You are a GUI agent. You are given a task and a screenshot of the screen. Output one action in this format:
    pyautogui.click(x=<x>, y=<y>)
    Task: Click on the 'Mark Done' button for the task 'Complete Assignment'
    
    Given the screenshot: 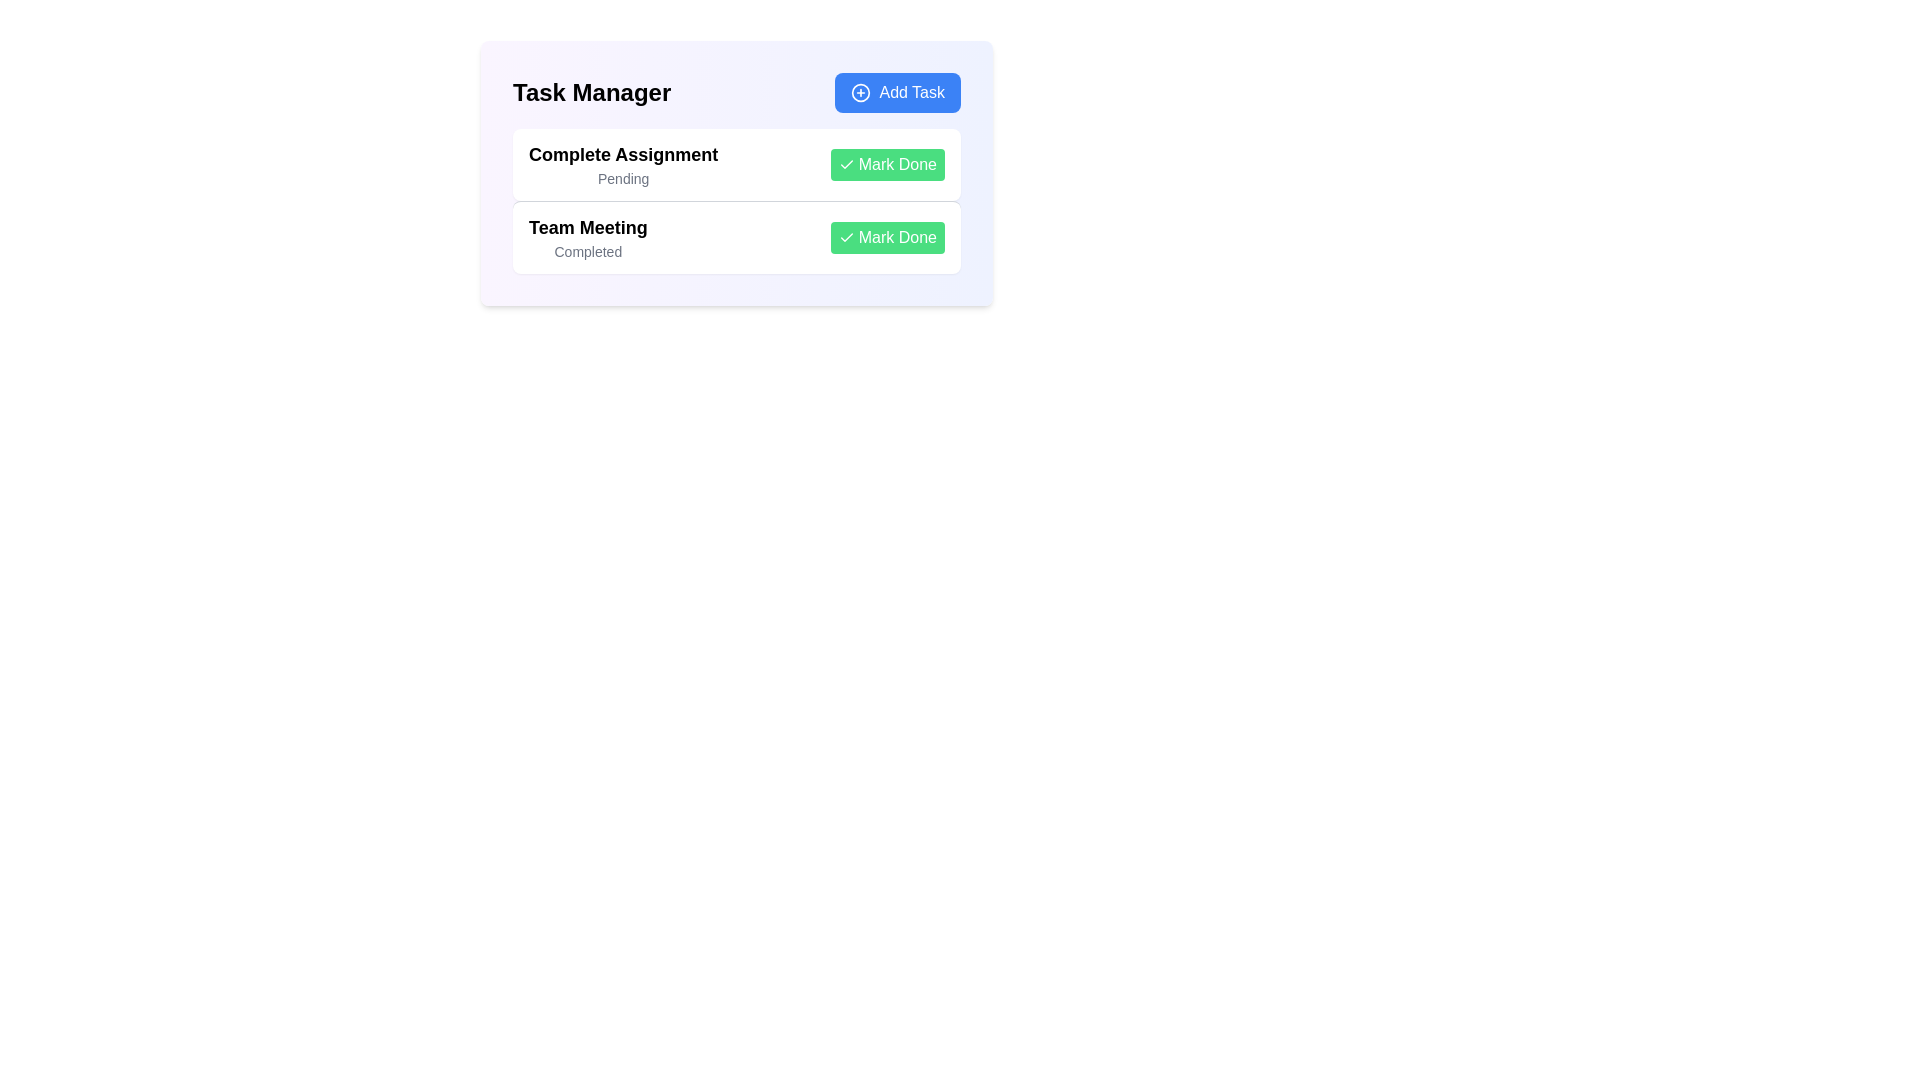 What is the action you would take?
    pyautogui.click(x=886, y=164)
    